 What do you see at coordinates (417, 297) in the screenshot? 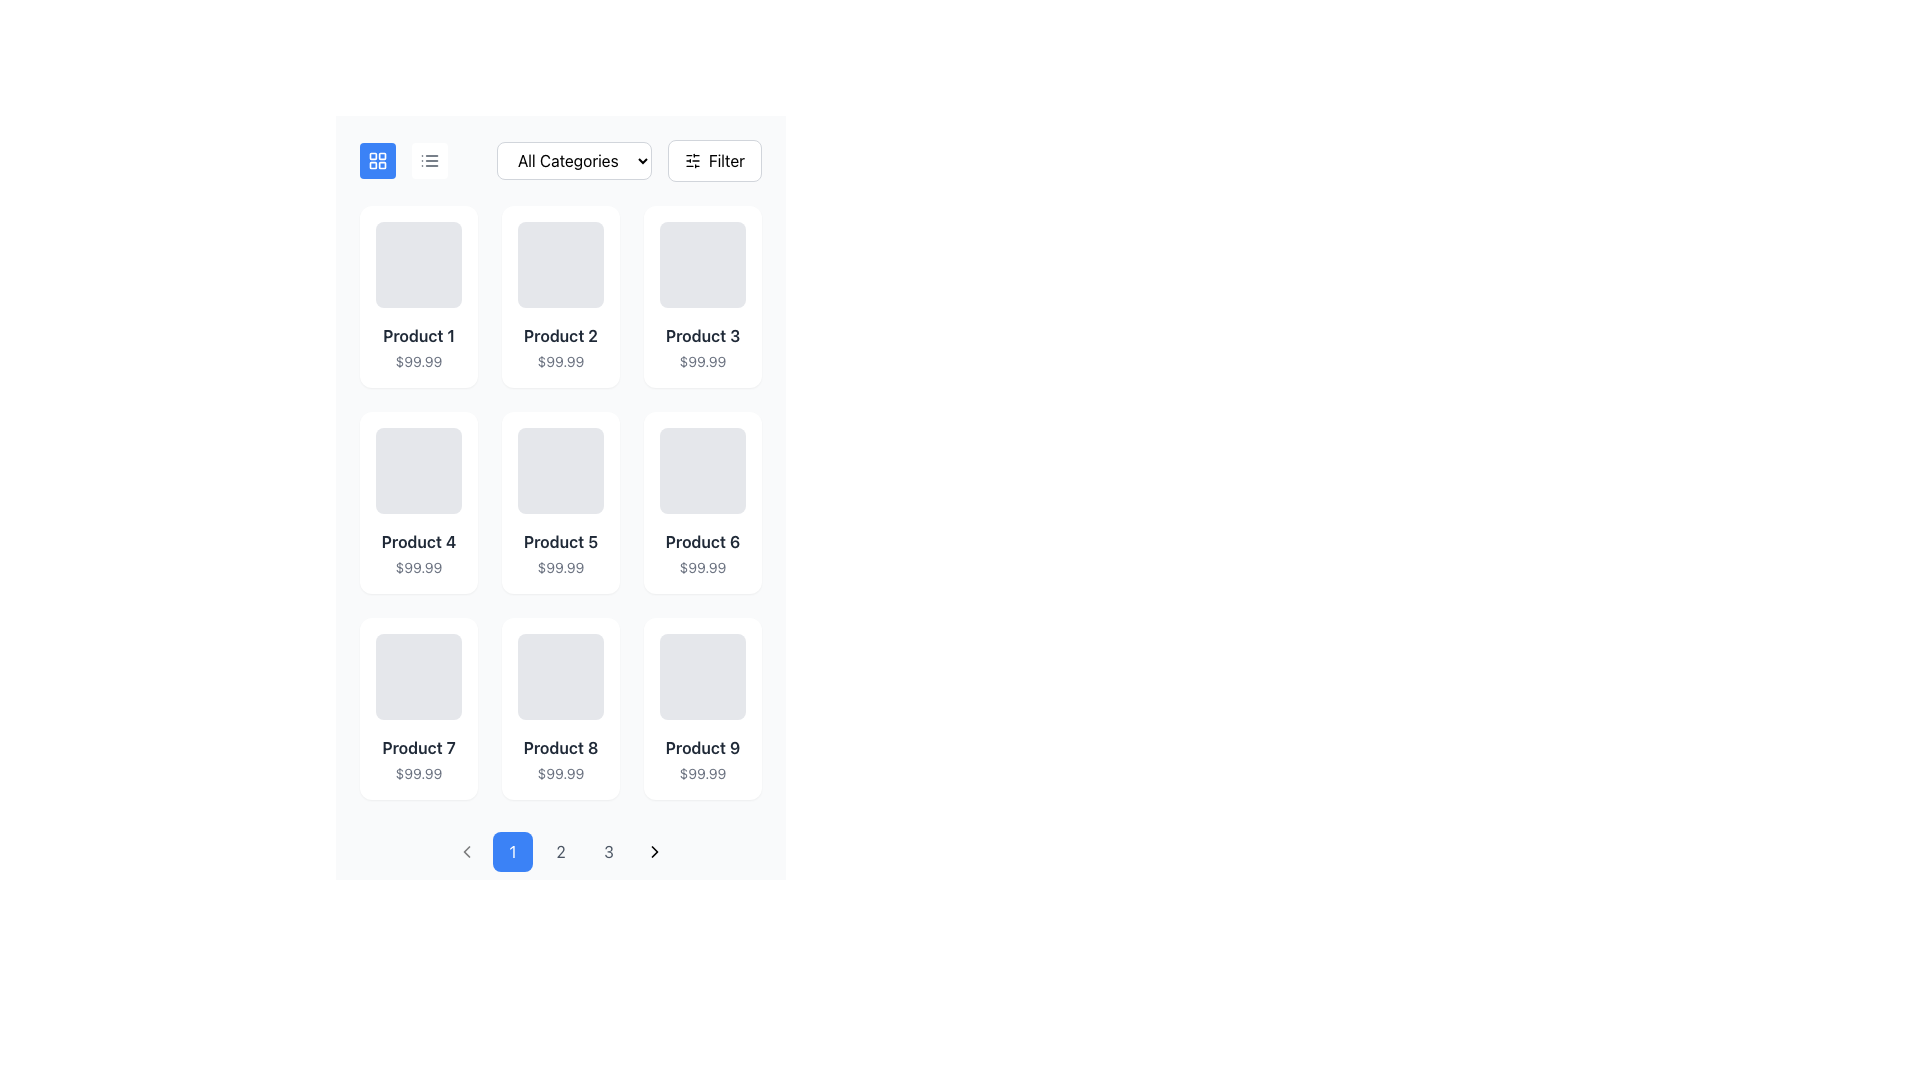
I see `the product card located in the first row, first column of the grid layout` at bounding box center [417, 297].